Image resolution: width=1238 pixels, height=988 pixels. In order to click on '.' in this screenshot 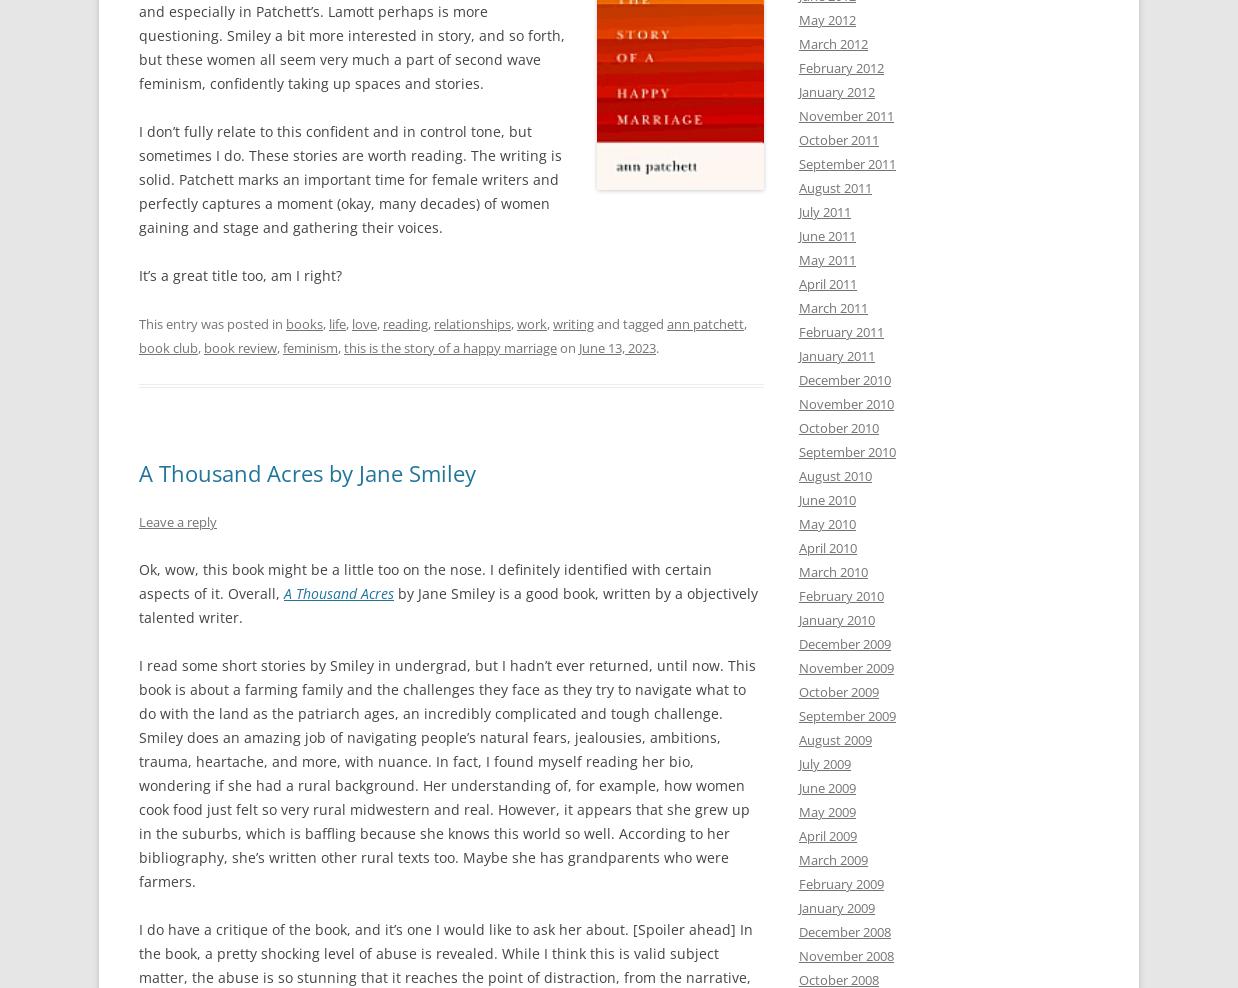, I will do `click(656, 346)`.